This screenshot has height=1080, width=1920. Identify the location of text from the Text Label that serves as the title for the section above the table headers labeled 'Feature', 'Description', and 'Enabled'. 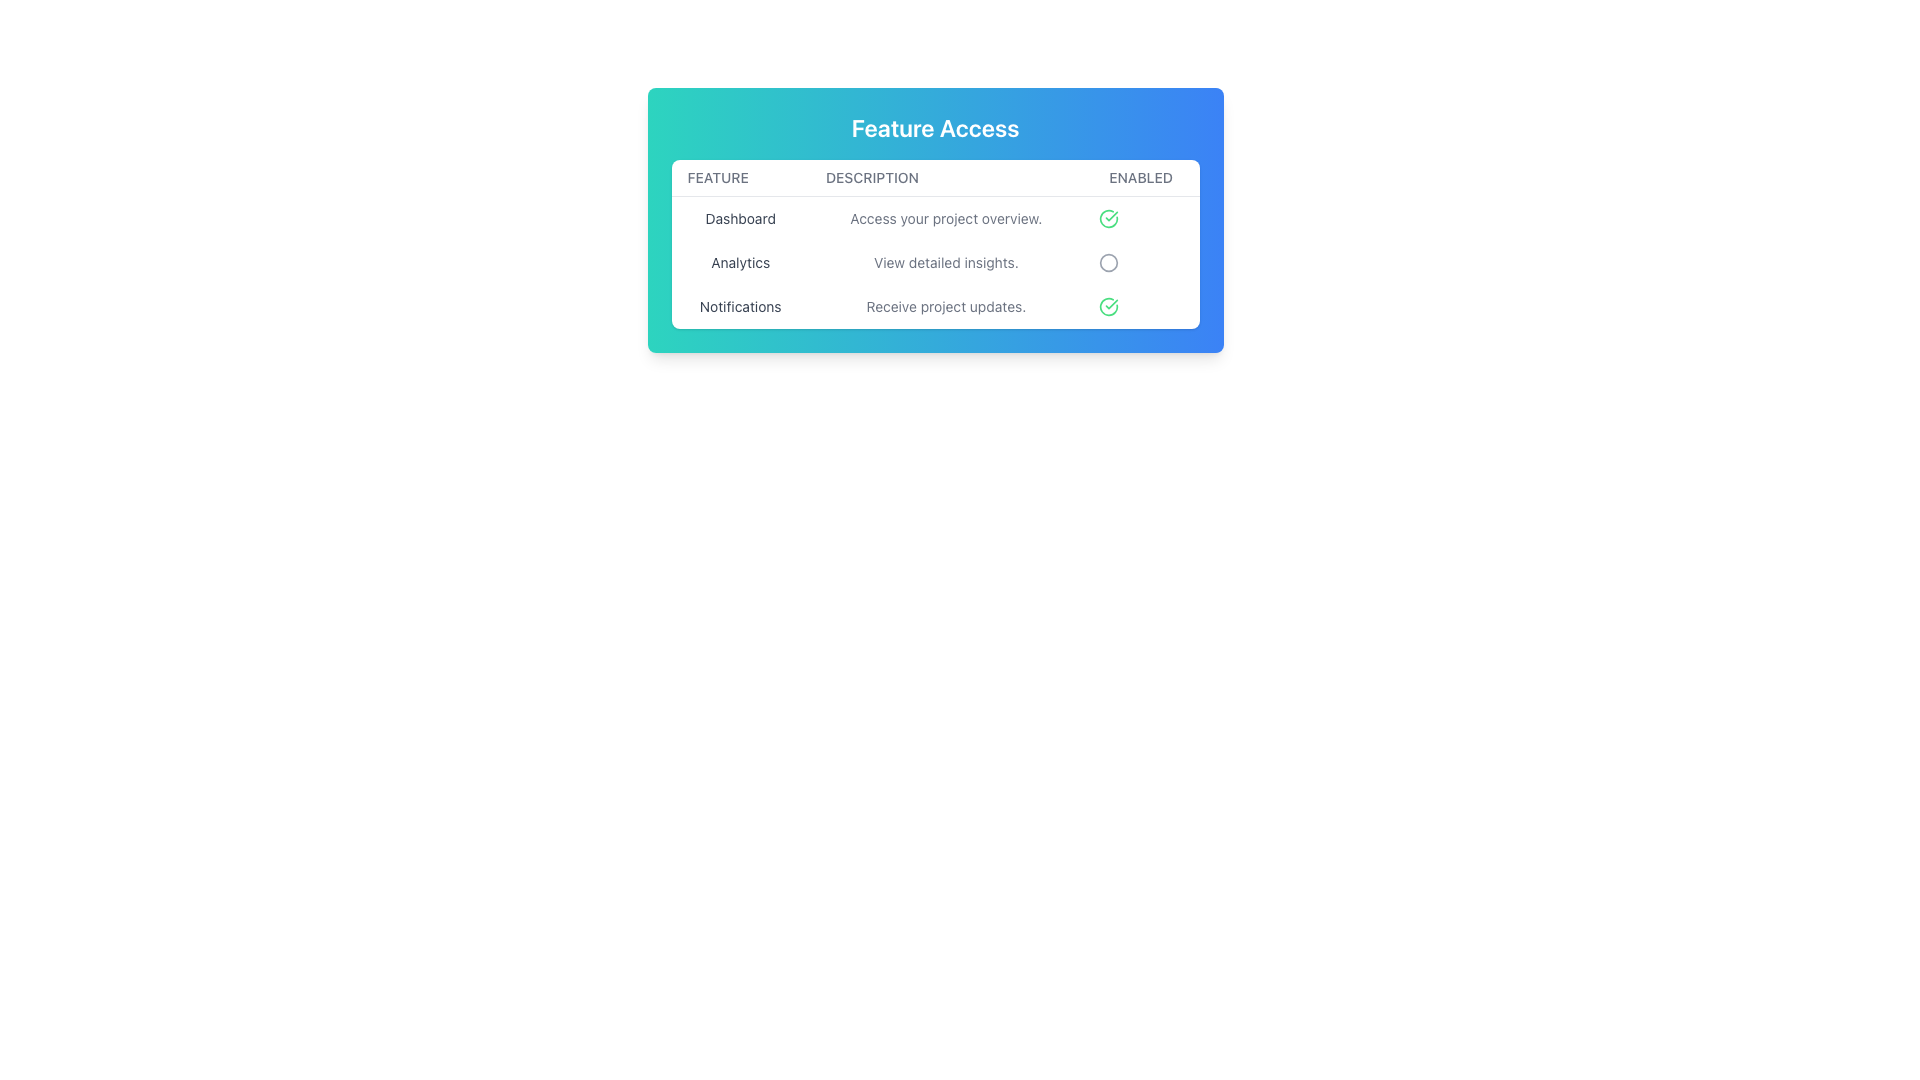
(934, 127).